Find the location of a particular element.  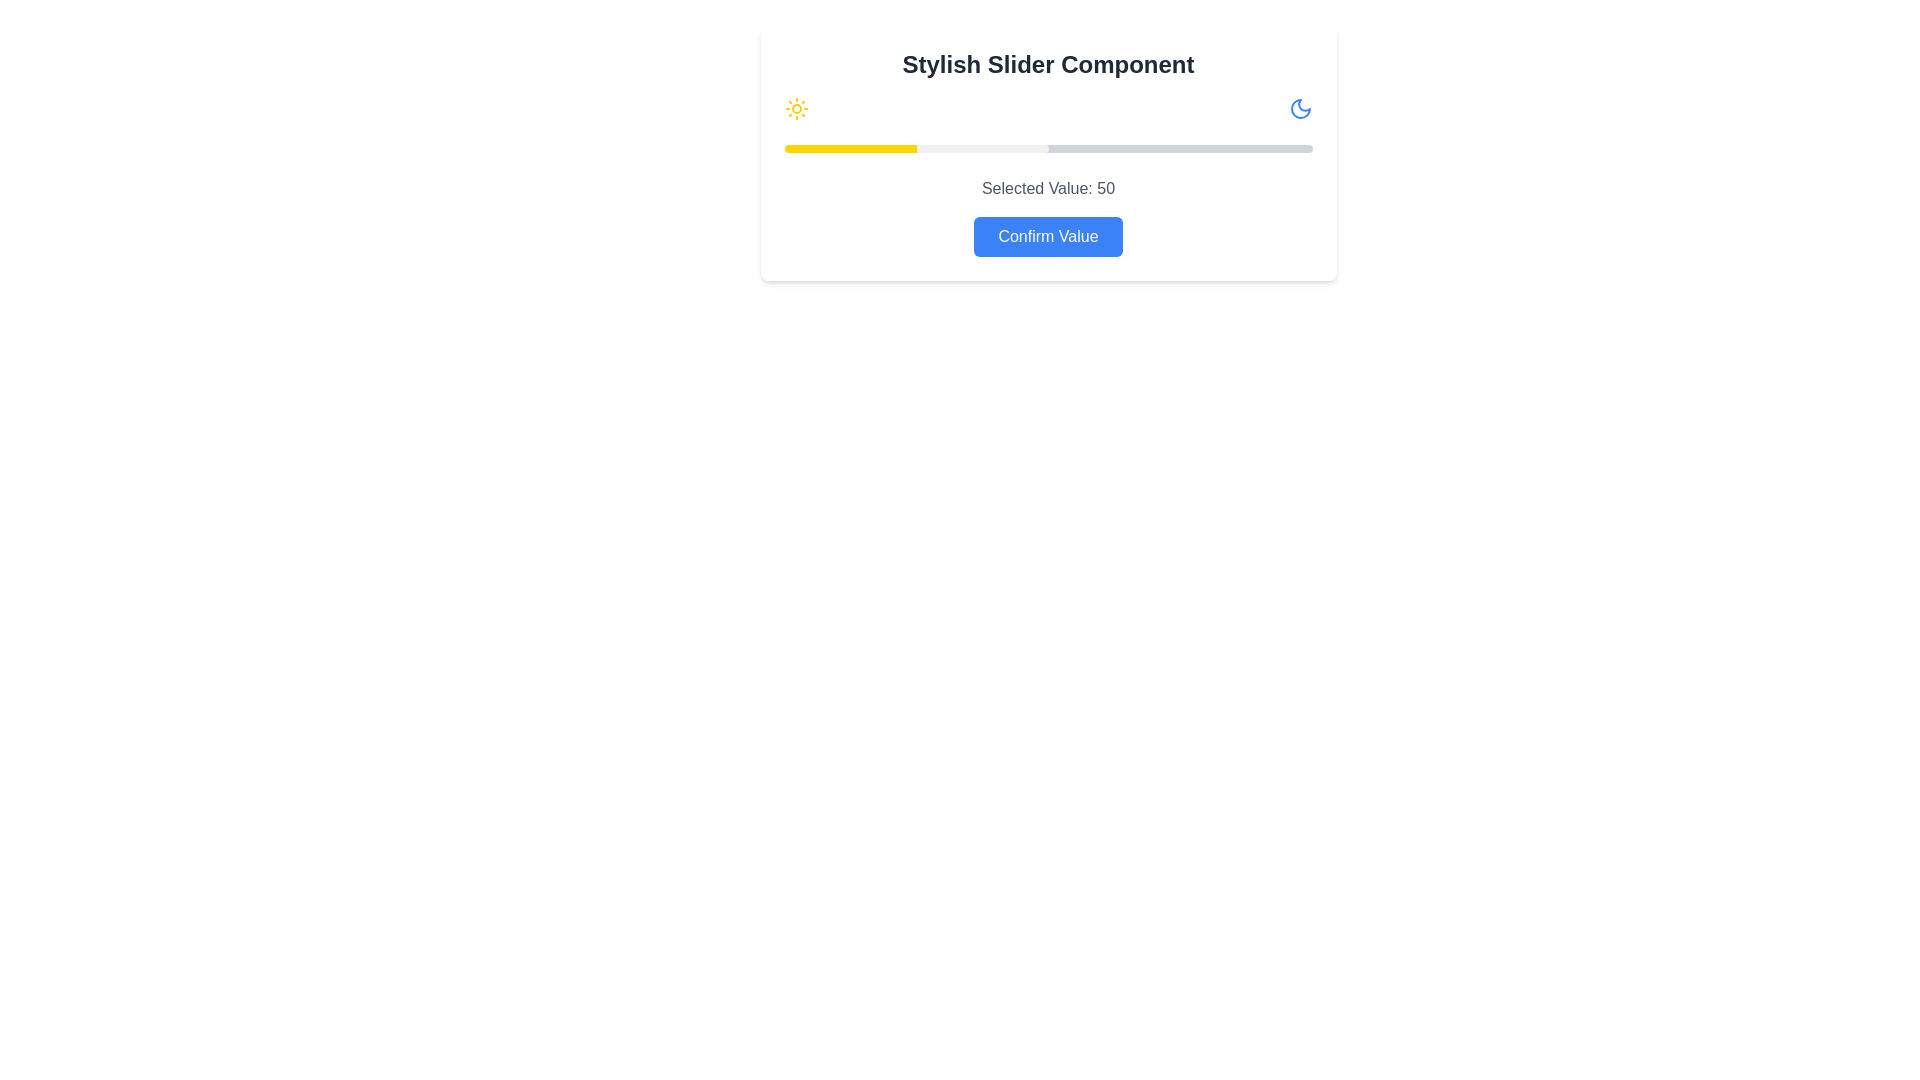

the slider handle to set the value to 7 is located at coordinates (821, 148).